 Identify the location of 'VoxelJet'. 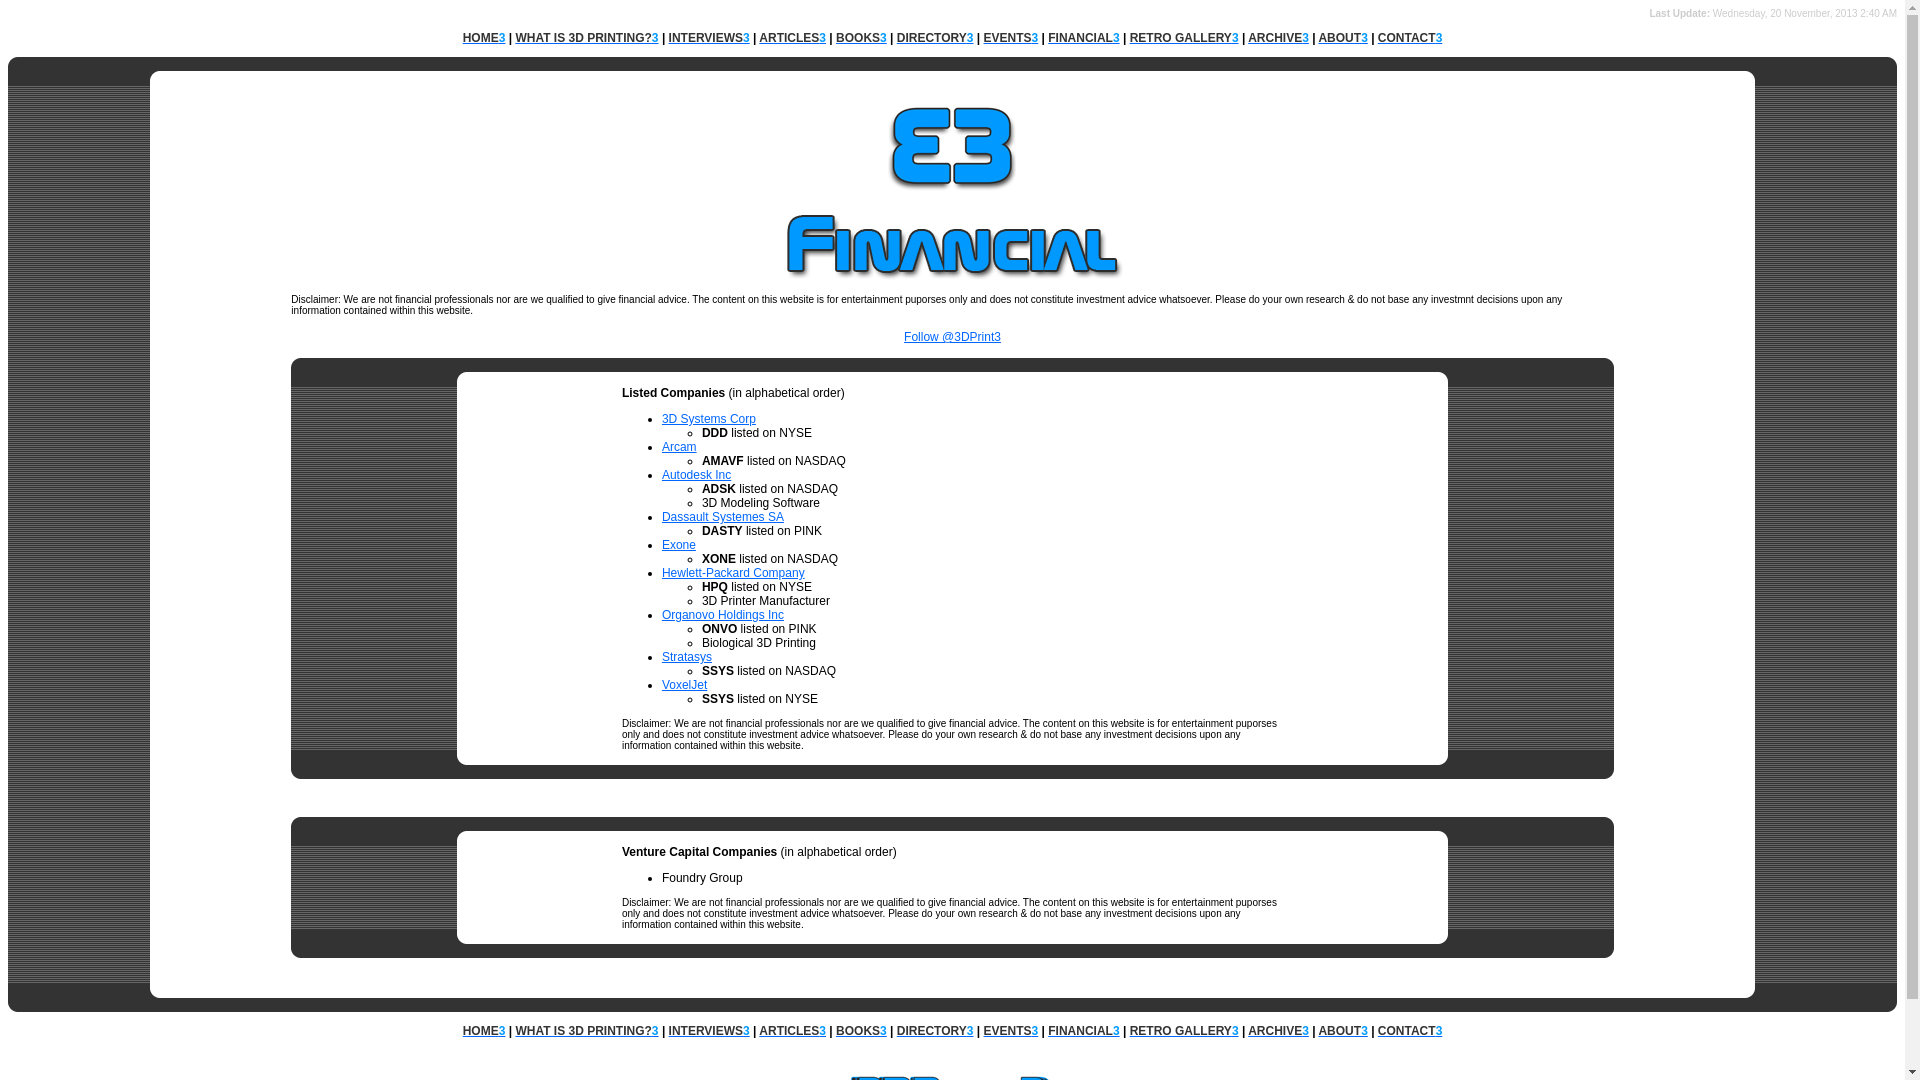
(684, 684).